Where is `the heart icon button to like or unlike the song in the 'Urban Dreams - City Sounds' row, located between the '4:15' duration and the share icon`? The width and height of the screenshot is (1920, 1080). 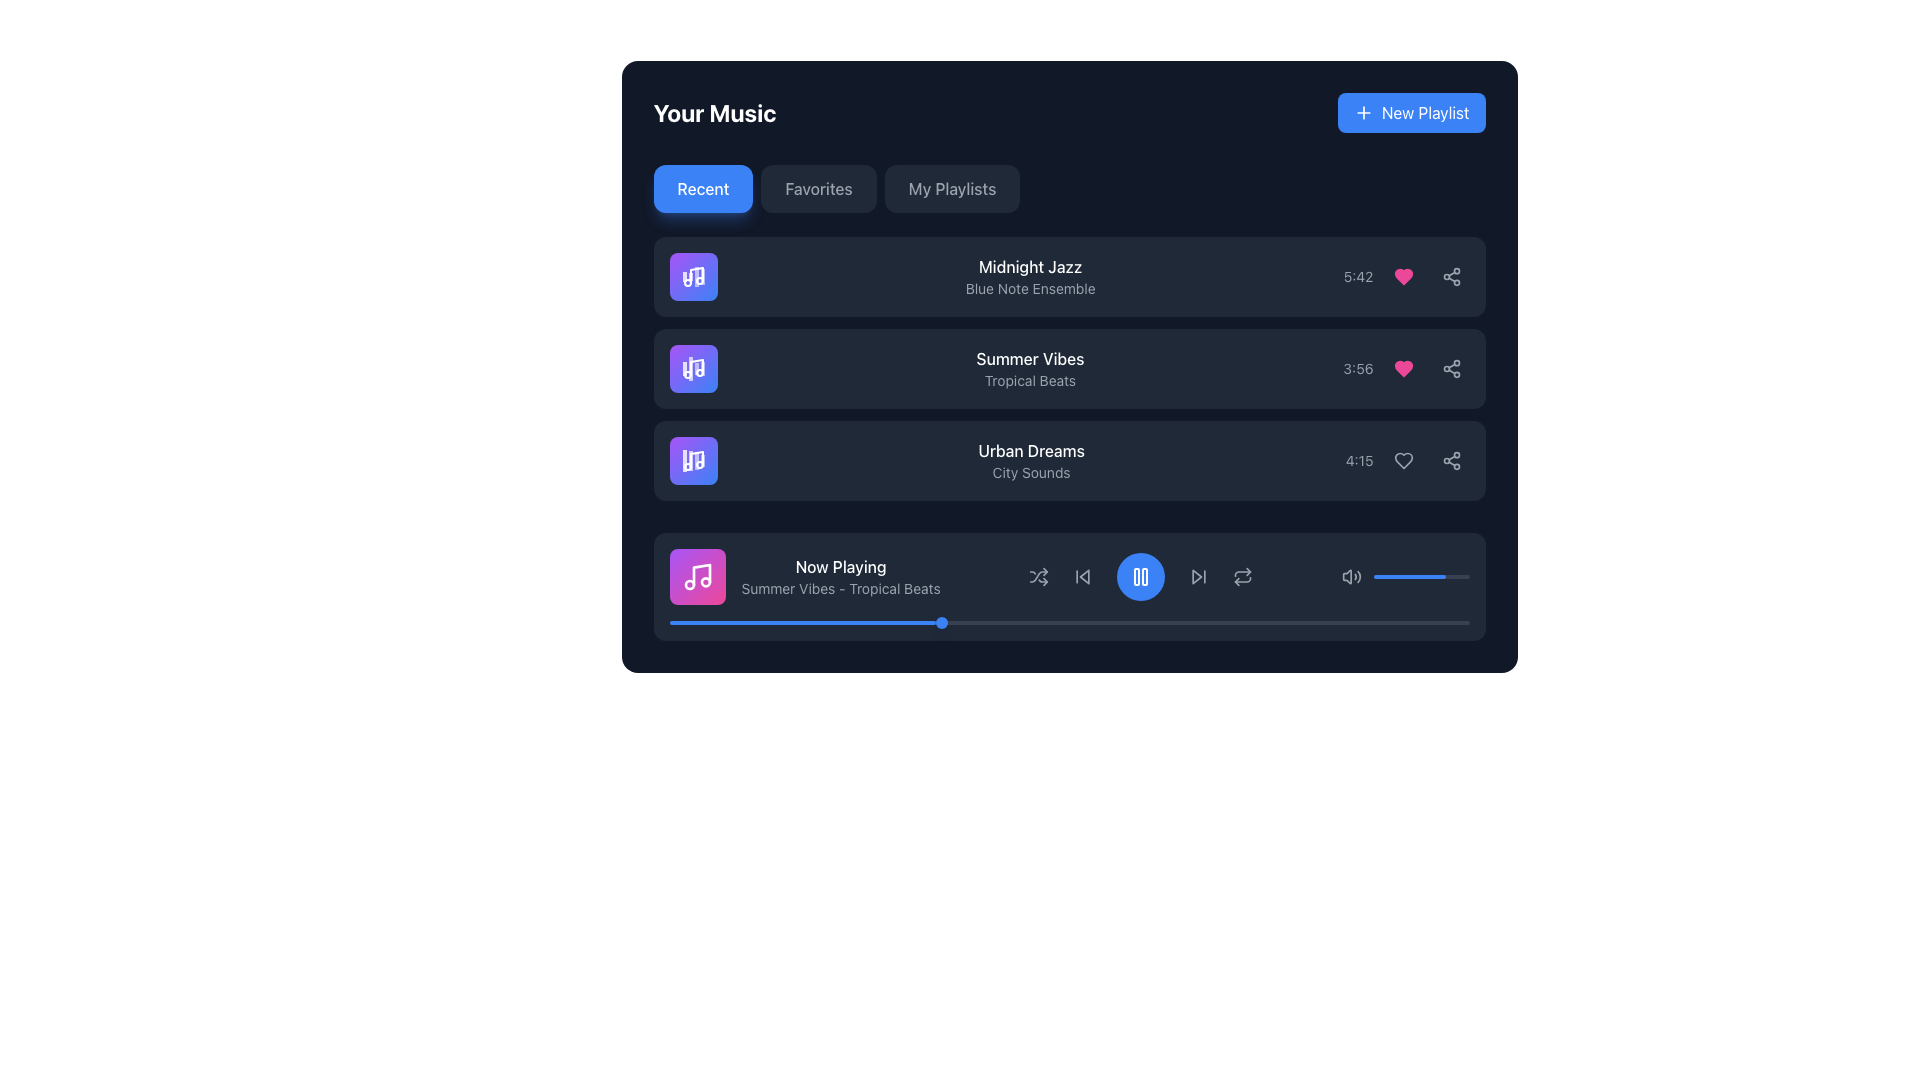
the heart icon button to like or unlike the song in the 'Urban Dreams - City Sounds' row, located between the '4:15' duration and the share icon is located at coordinates (1406, 461).